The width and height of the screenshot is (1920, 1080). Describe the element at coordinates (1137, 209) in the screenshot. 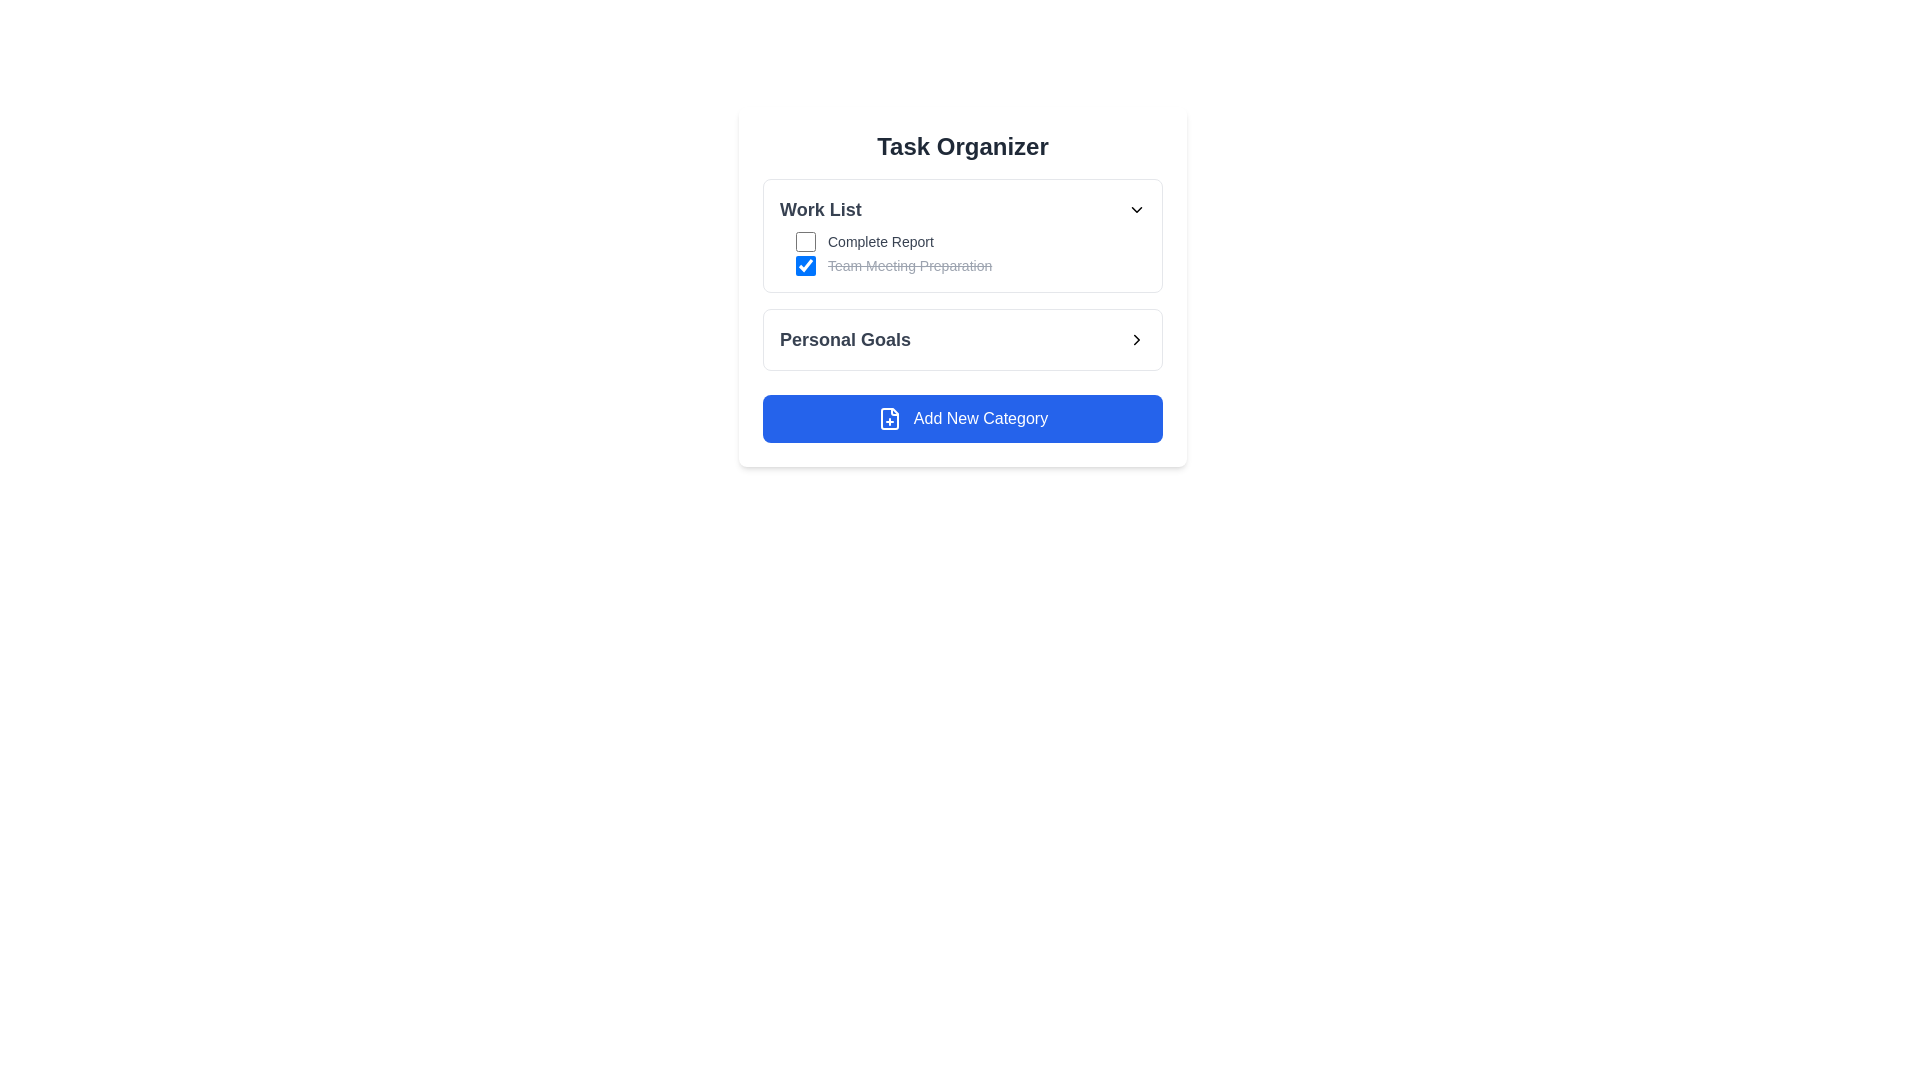

I see `the dropdown toggle button icon` at that location.